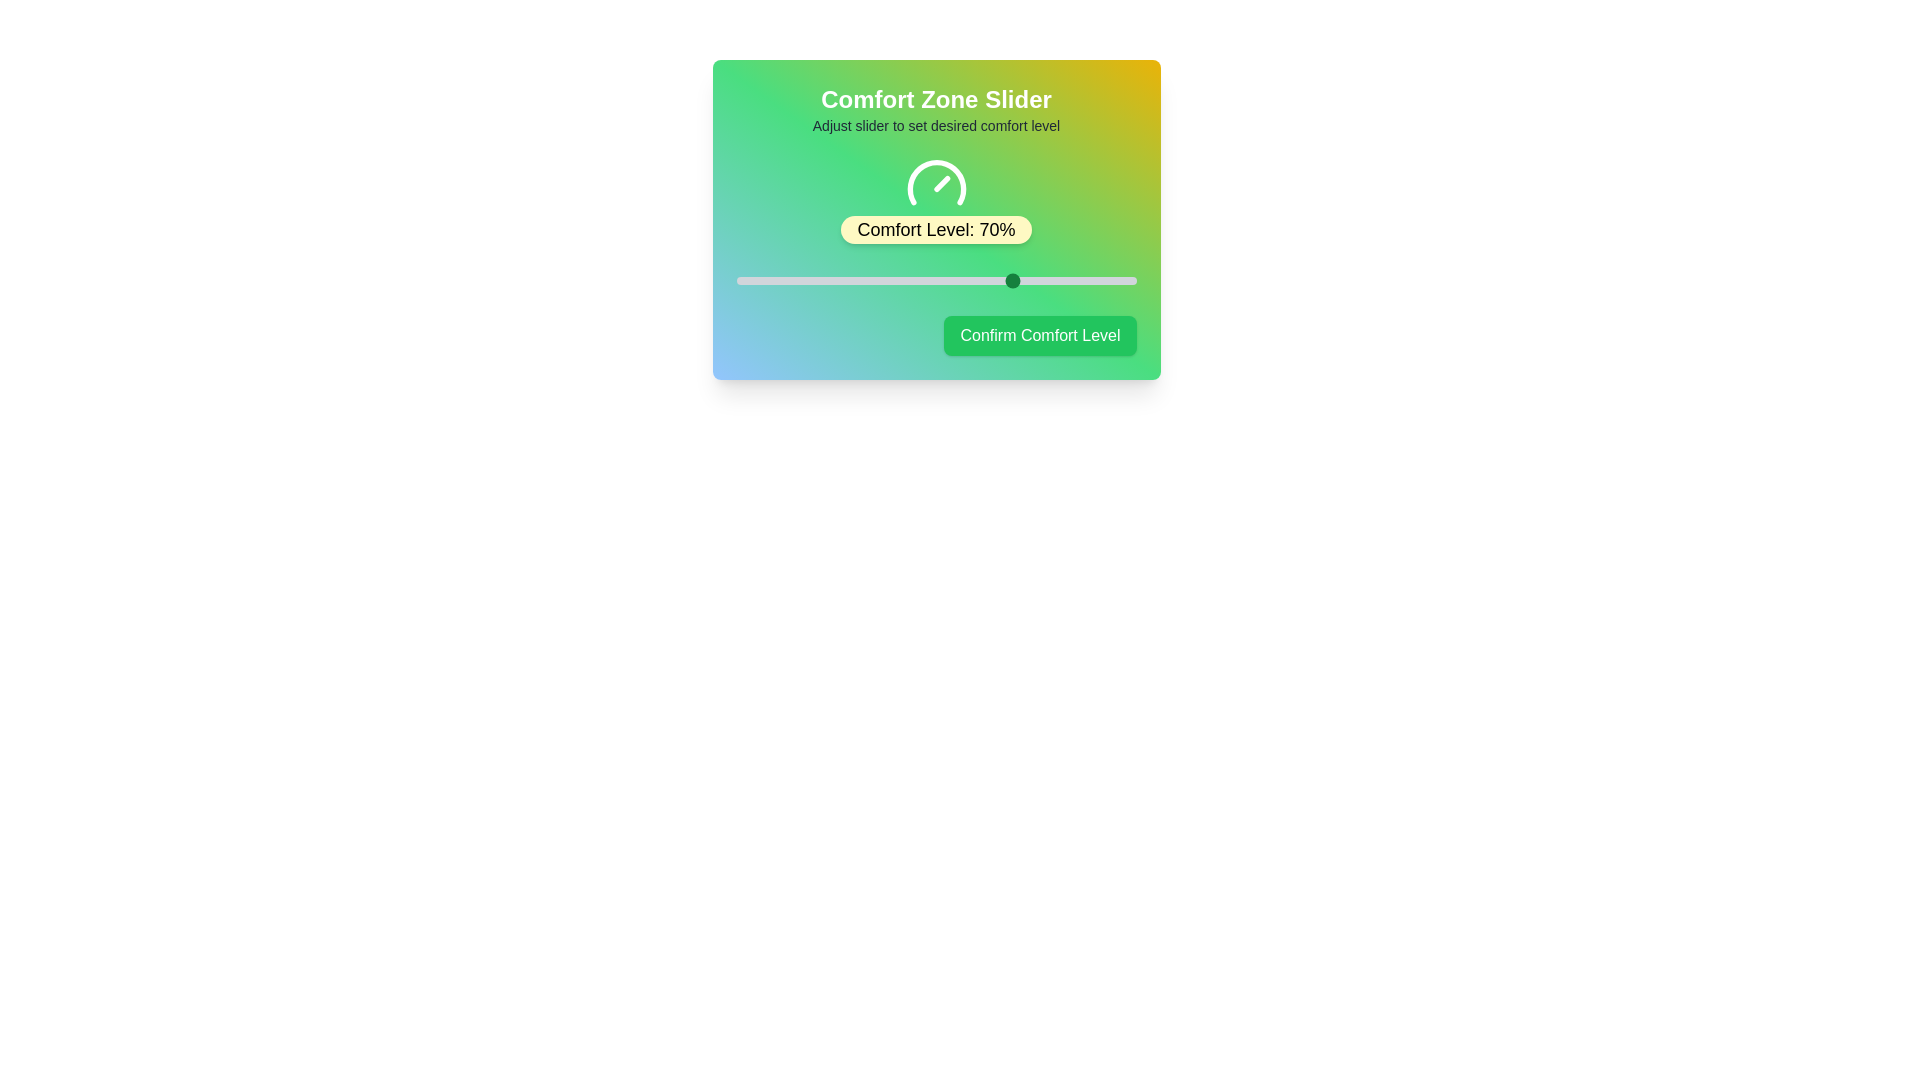 The height and width of the screenshot is (1080, 1920). I want to click on the slider to set the comfort level to 11, so click(779, 281).